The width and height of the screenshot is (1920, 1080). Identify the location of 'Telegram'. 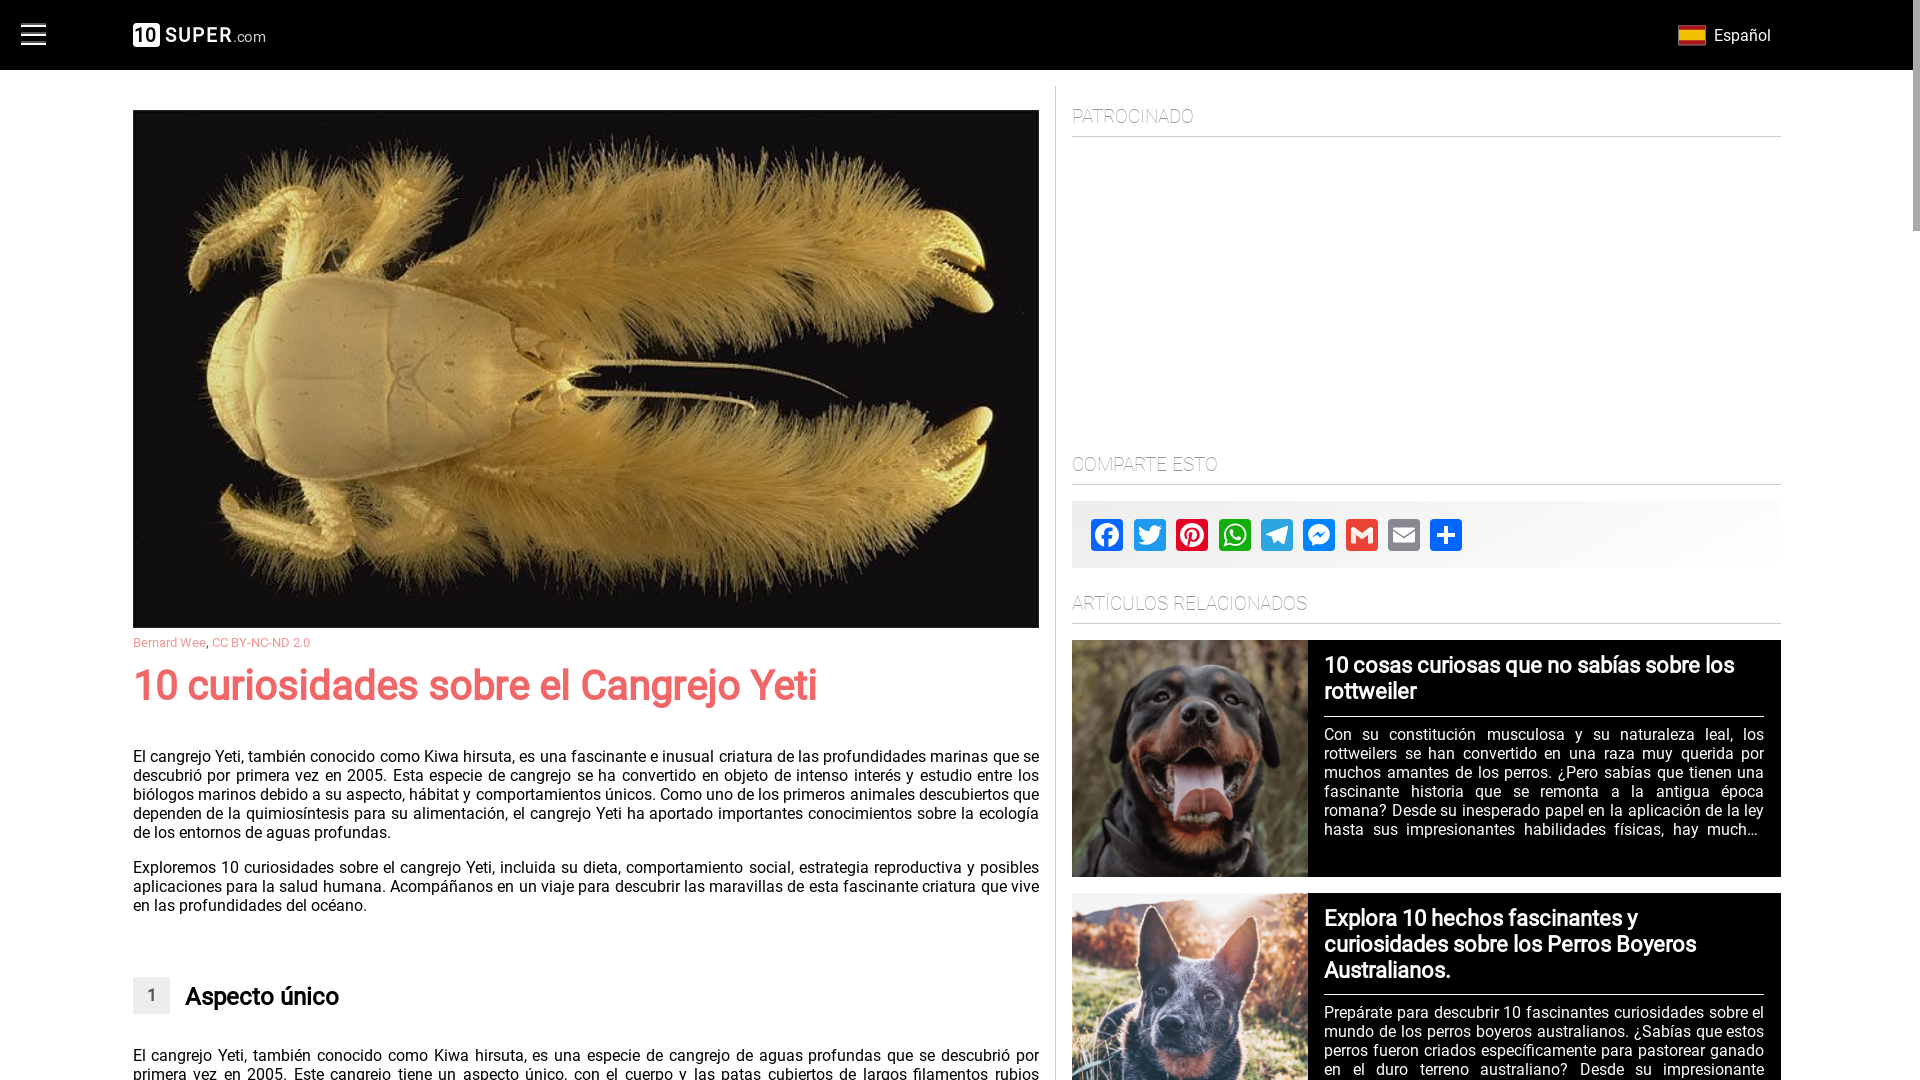
(1257, 534).